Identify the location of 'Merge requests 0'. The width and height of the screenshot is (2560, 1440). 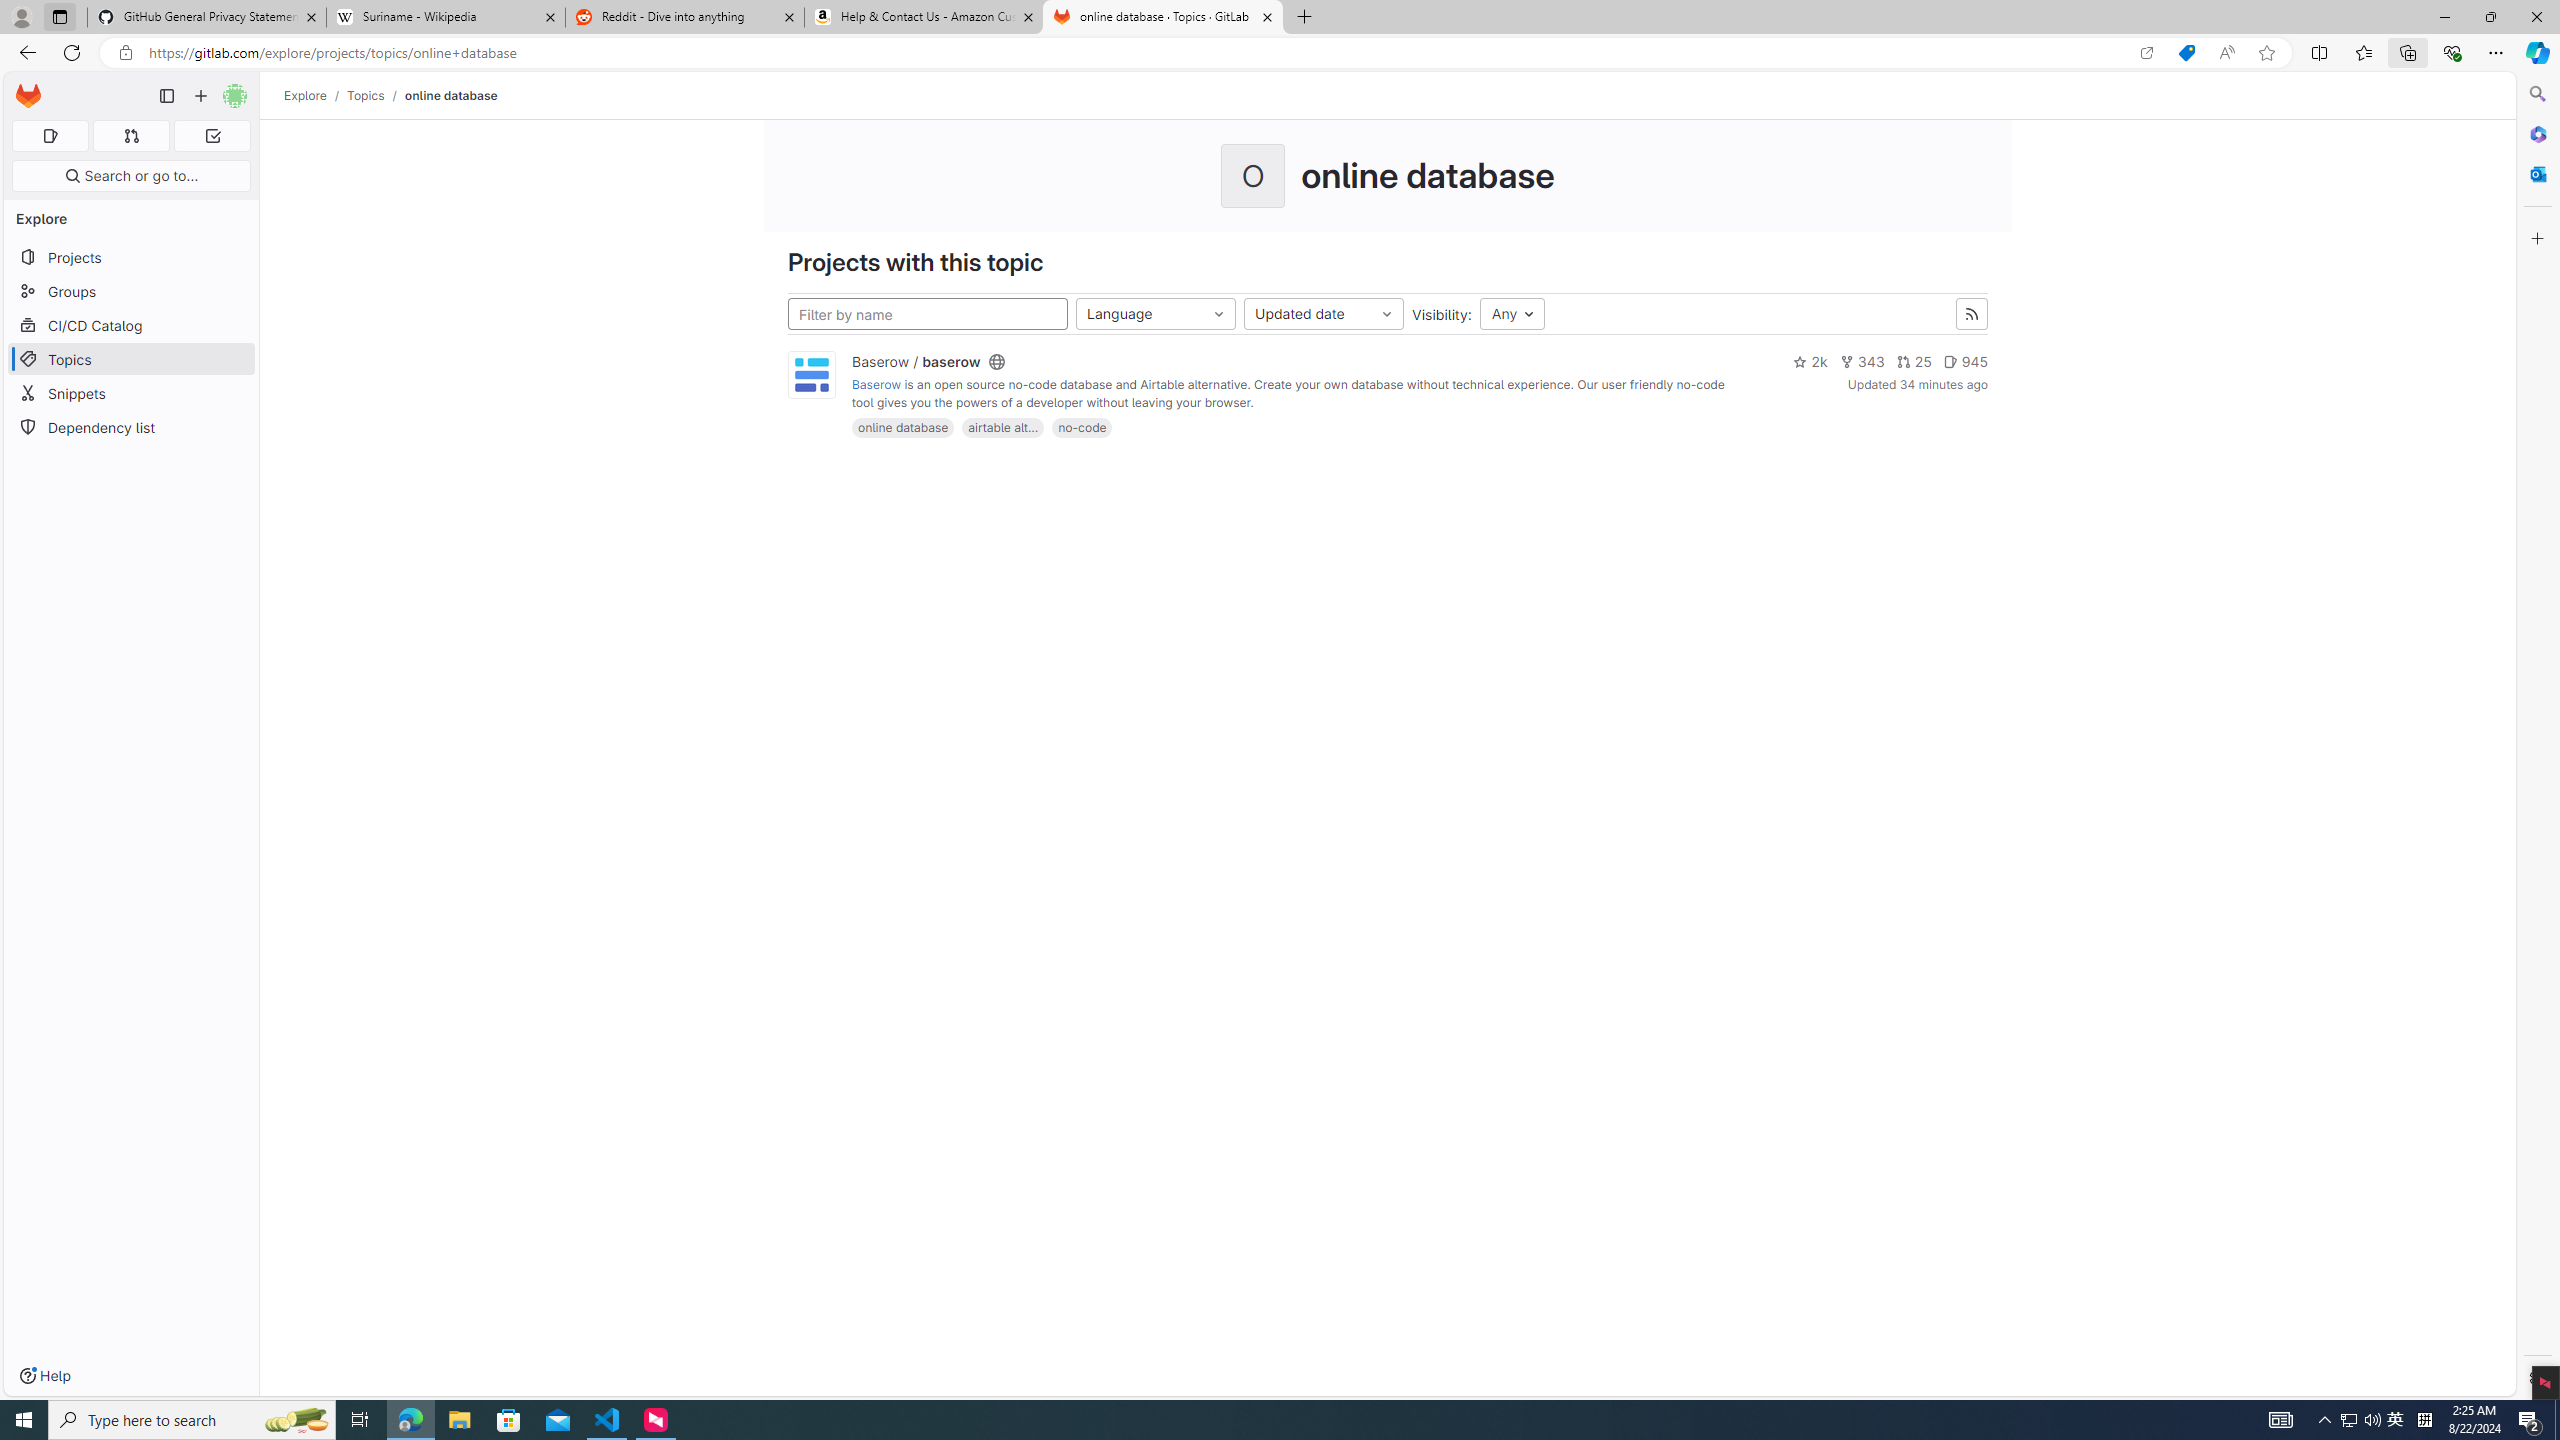
(130, 135).